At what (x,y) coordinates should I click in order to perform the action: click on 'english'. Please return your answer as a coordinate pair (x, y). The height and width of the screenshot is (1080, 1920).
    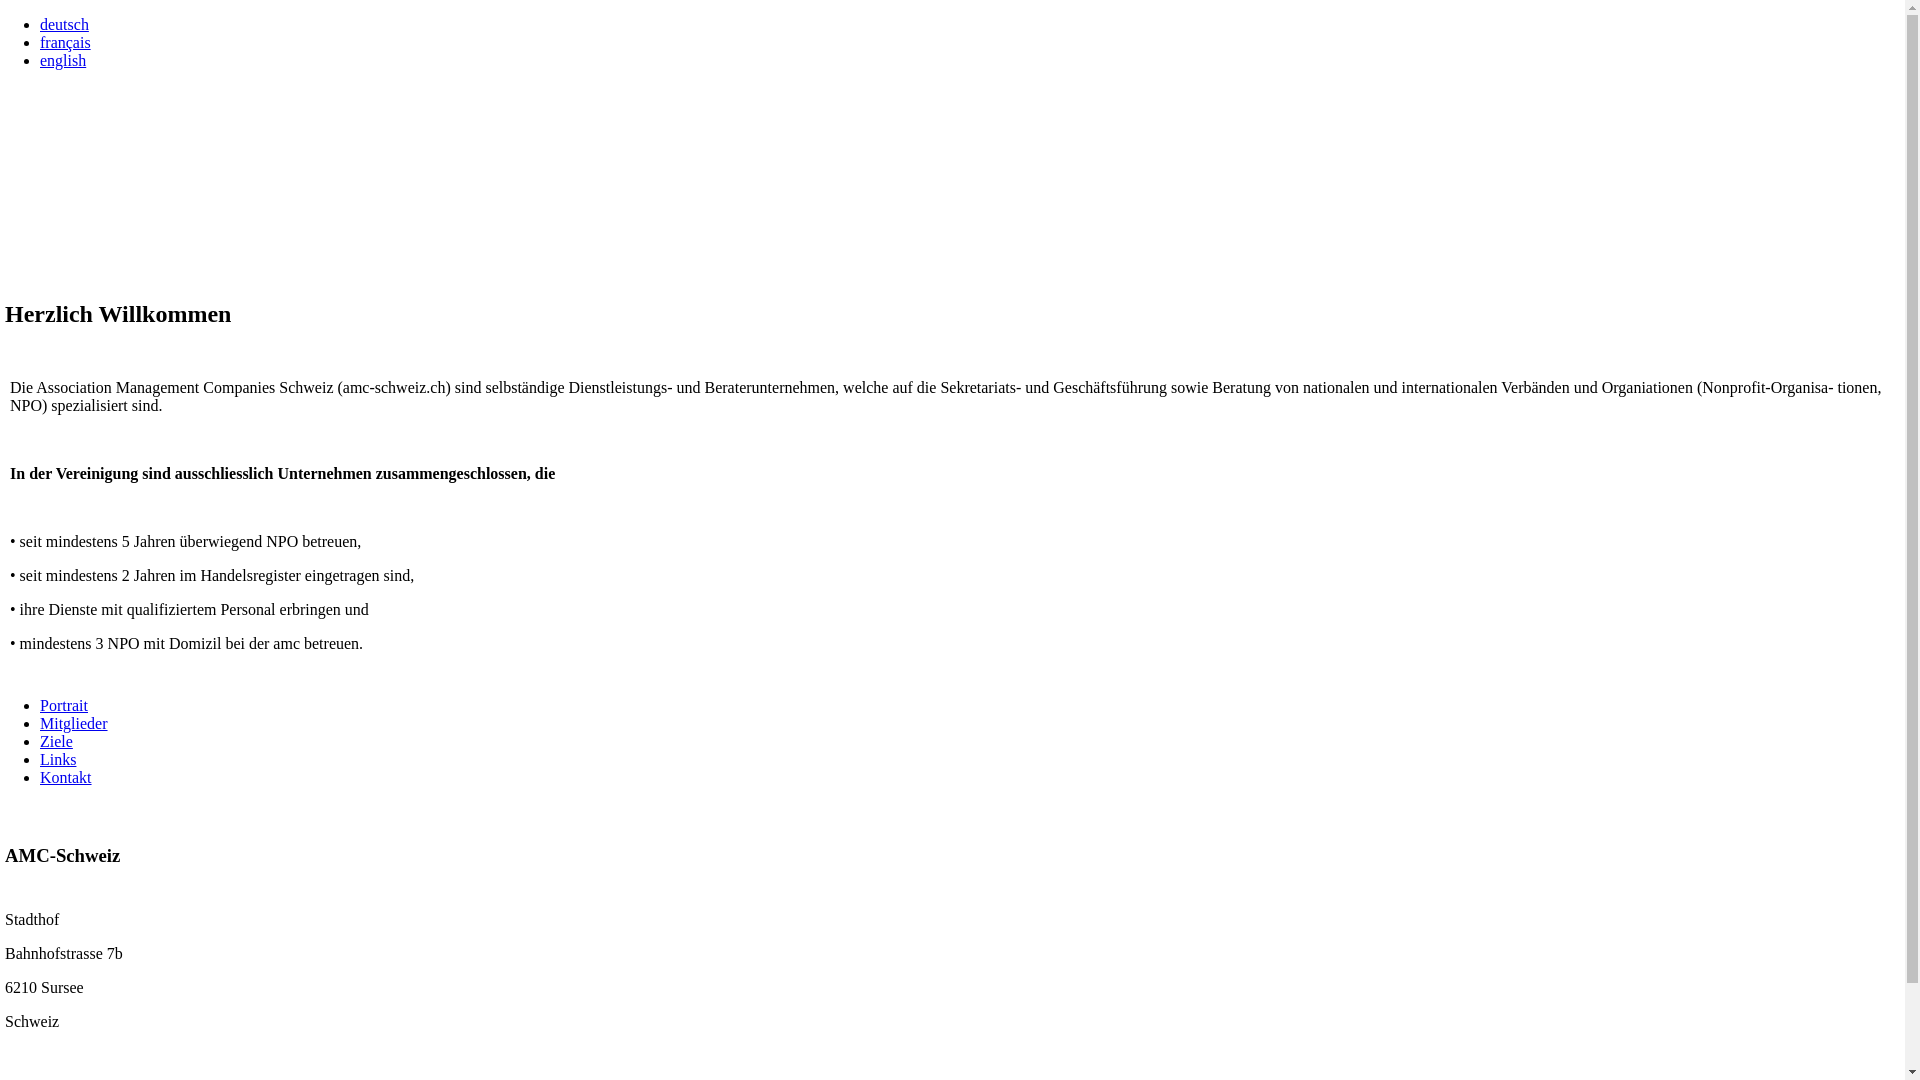
    Looking at the image, I should click on (62, 59).